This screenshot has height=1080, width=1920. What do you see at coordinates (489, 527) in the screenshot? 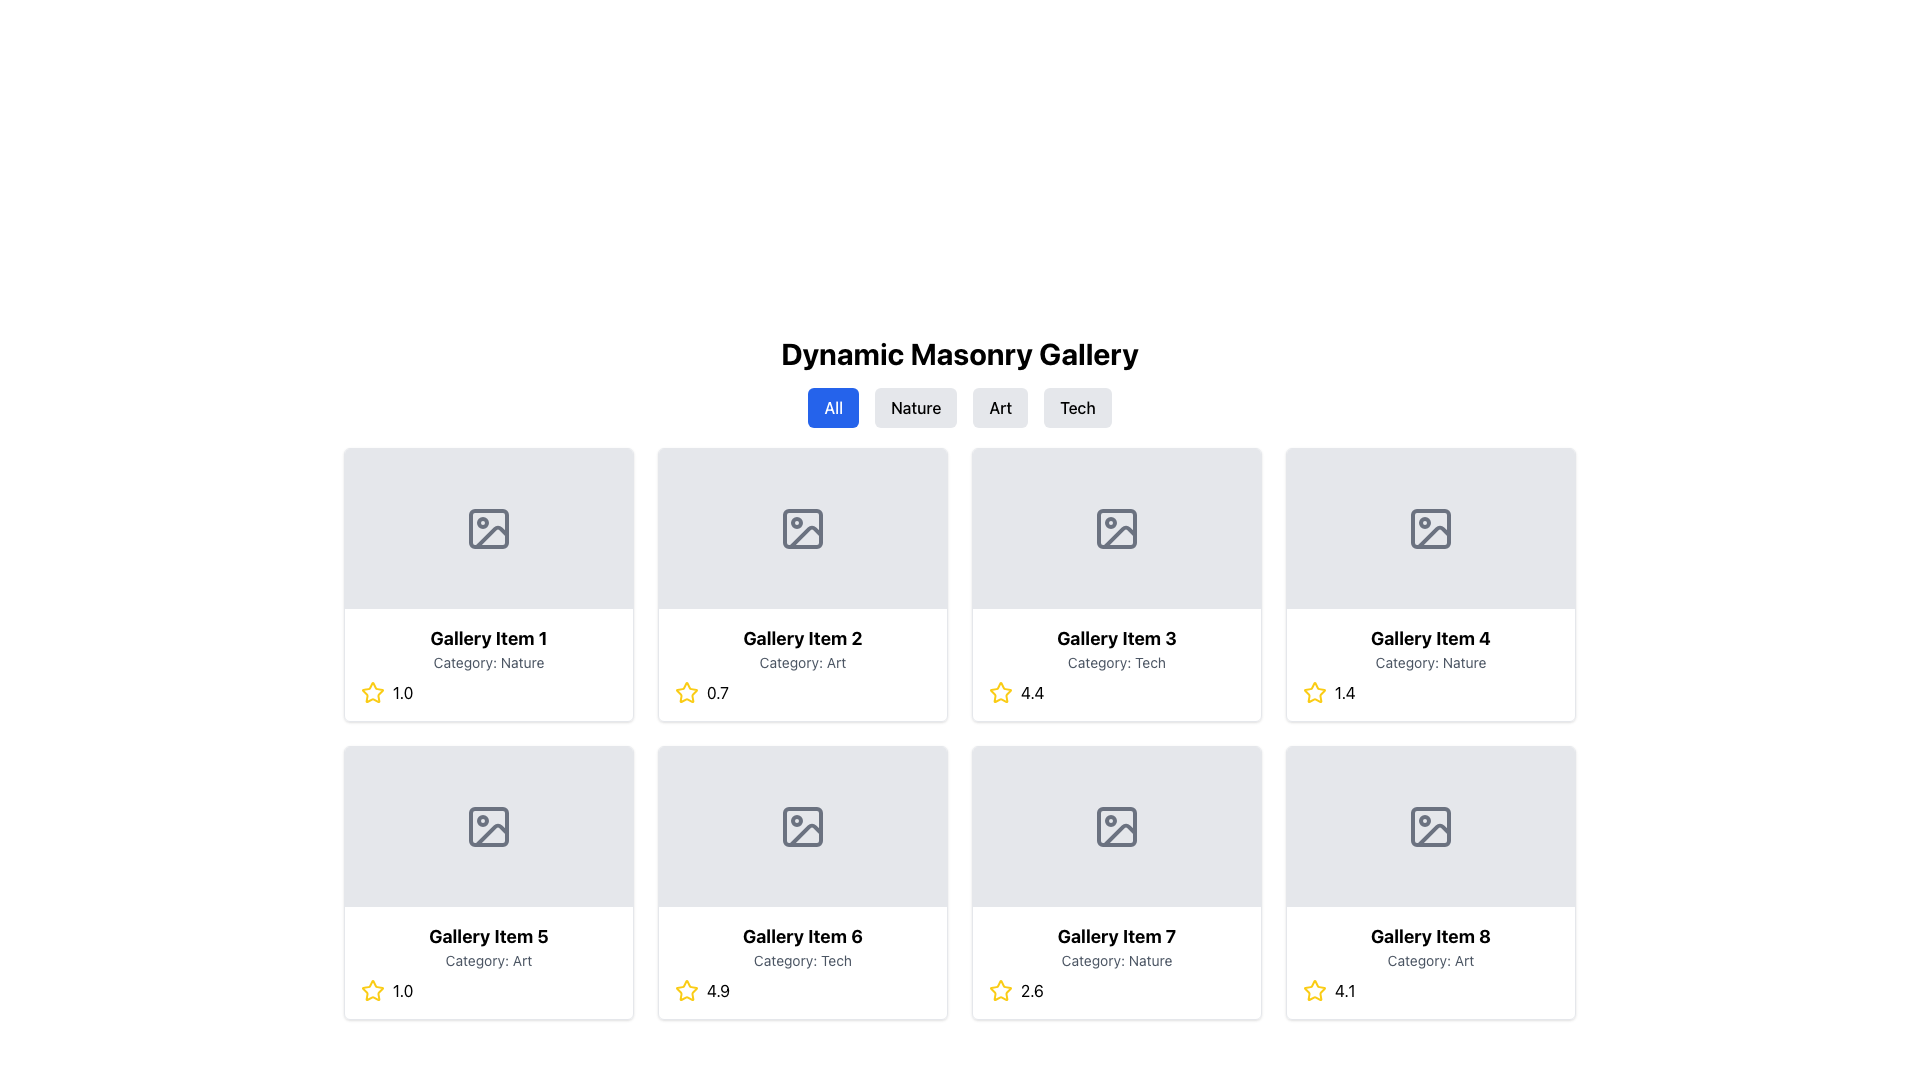
I see `the icon representing an image, which is located at the center of the top-left card labeled 'Gallery Item 1' in a grid layout of gallery items` at bounding box center [489, 527].